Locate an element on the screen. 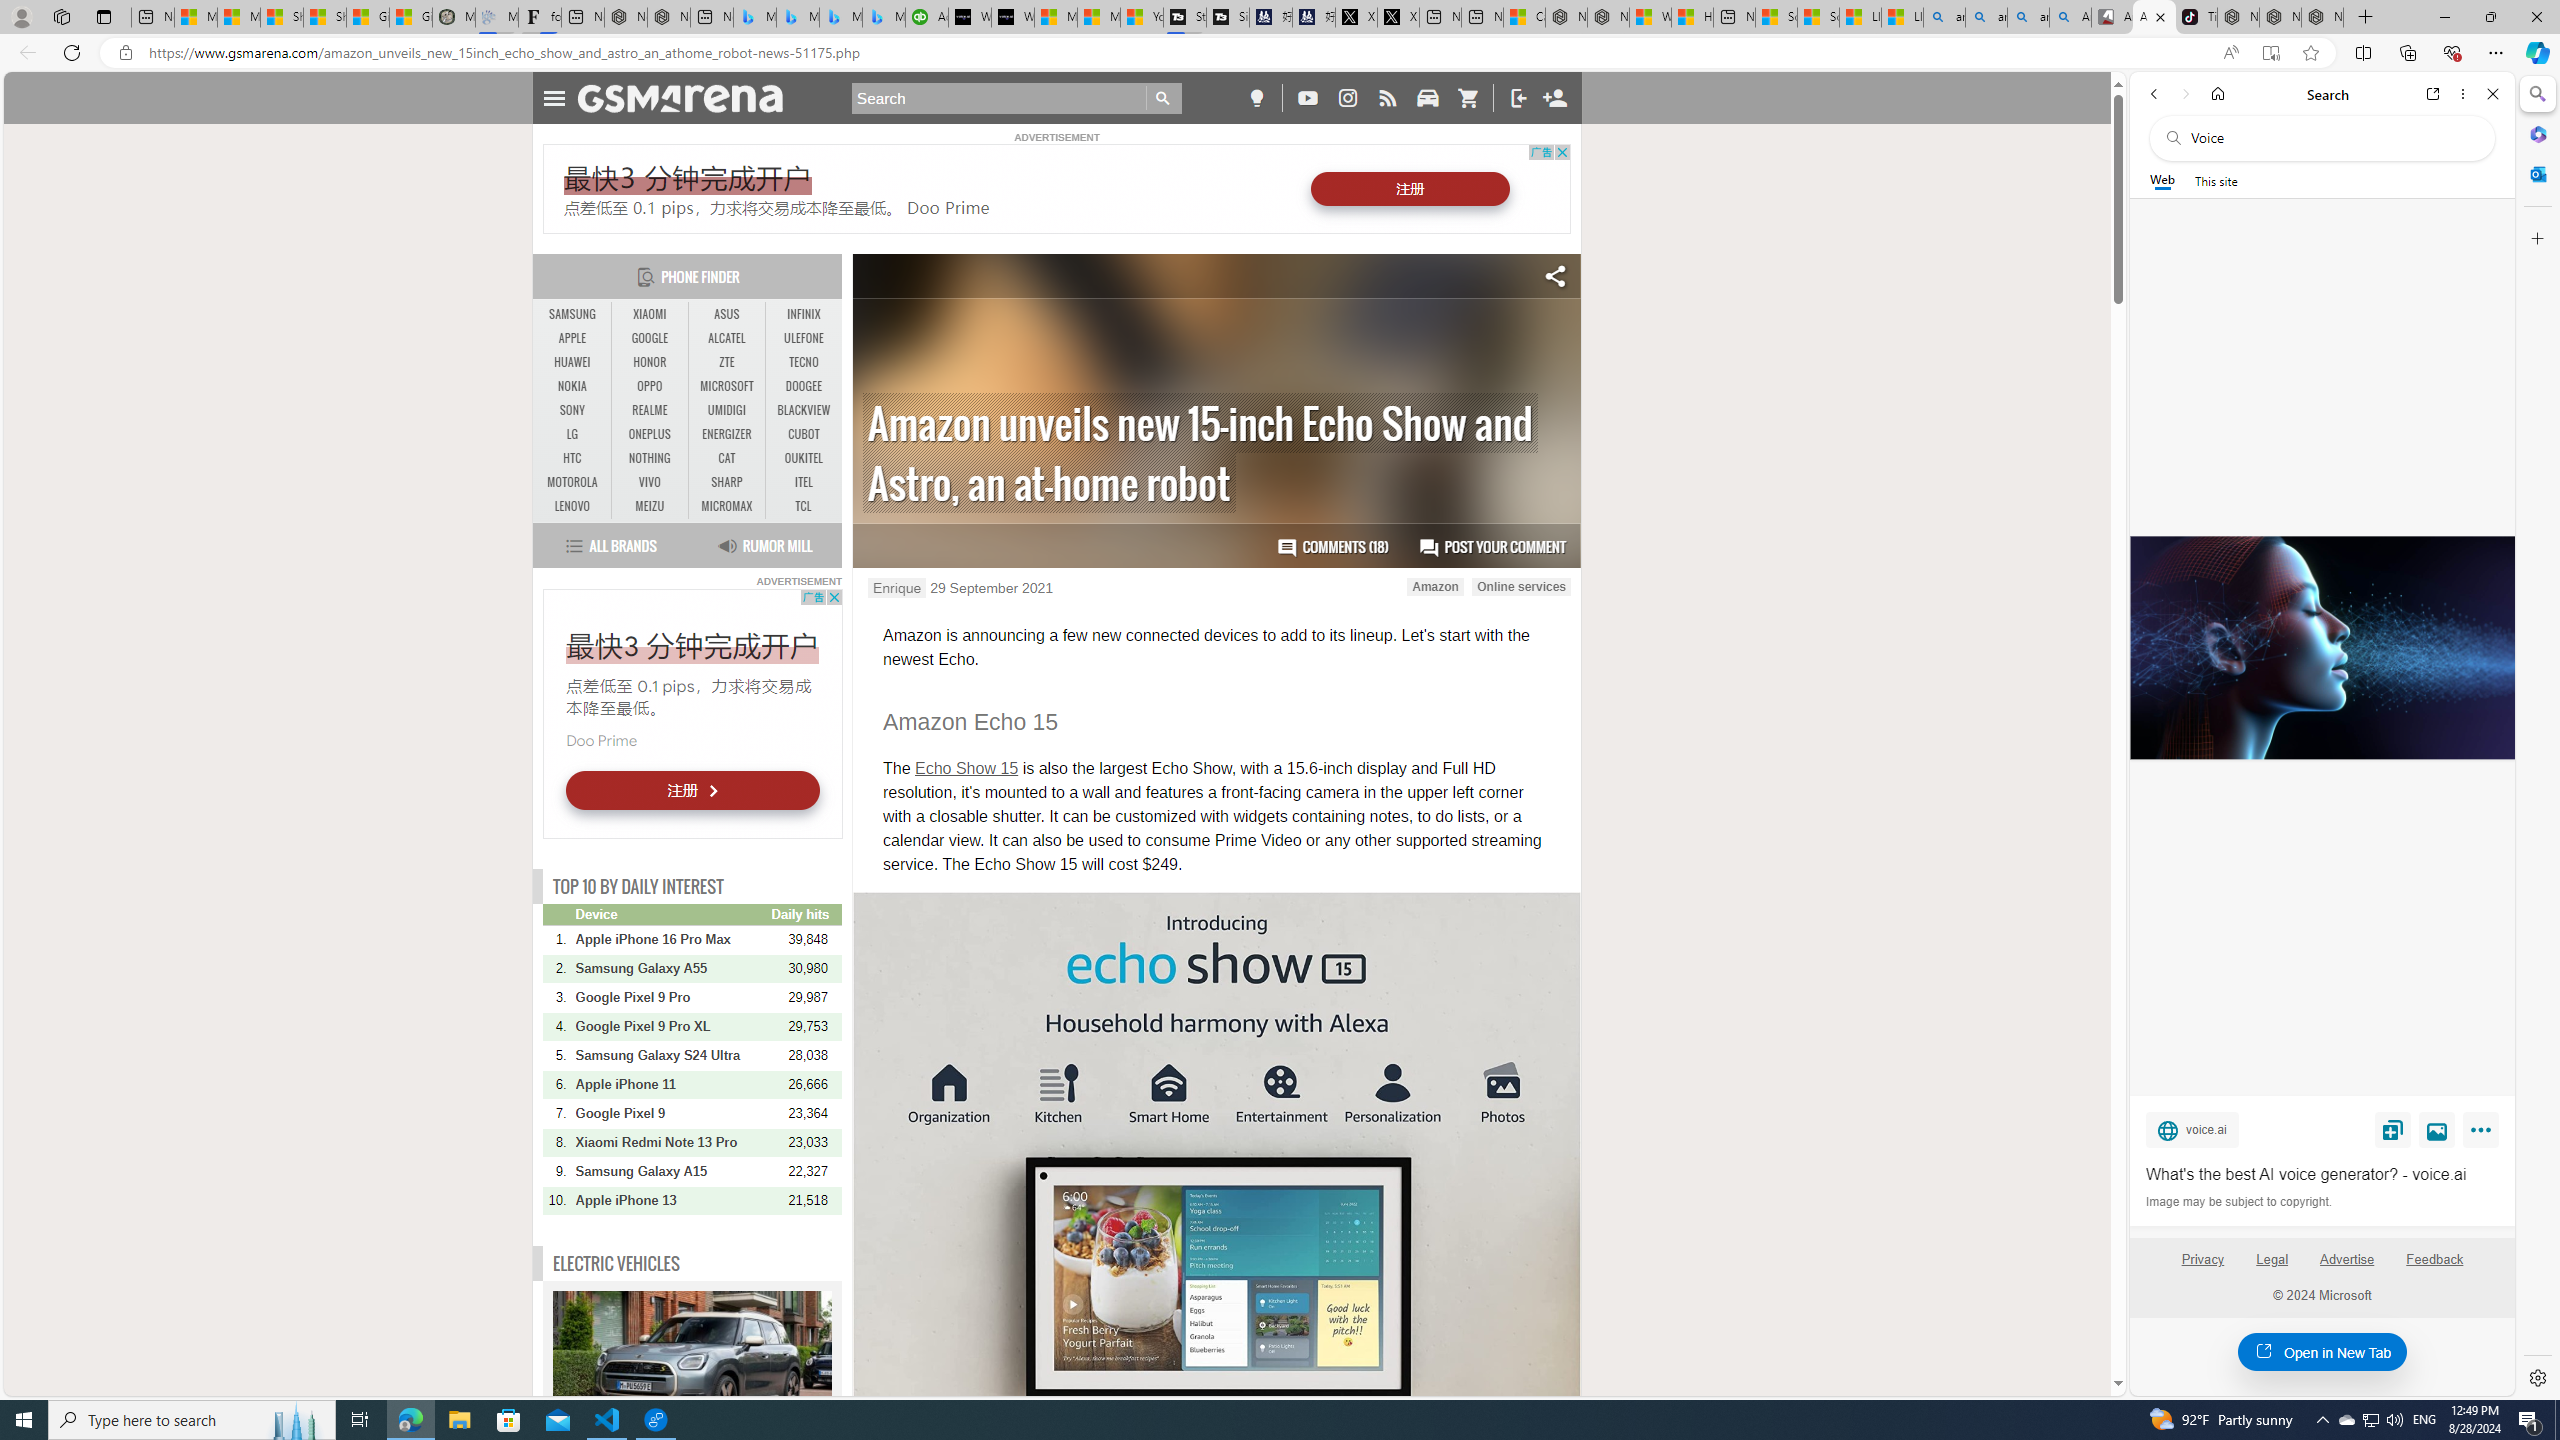 The width and height of the screenshot is (2560, 1440). 'UMIDIGI' is located at coordinates (726, 409).